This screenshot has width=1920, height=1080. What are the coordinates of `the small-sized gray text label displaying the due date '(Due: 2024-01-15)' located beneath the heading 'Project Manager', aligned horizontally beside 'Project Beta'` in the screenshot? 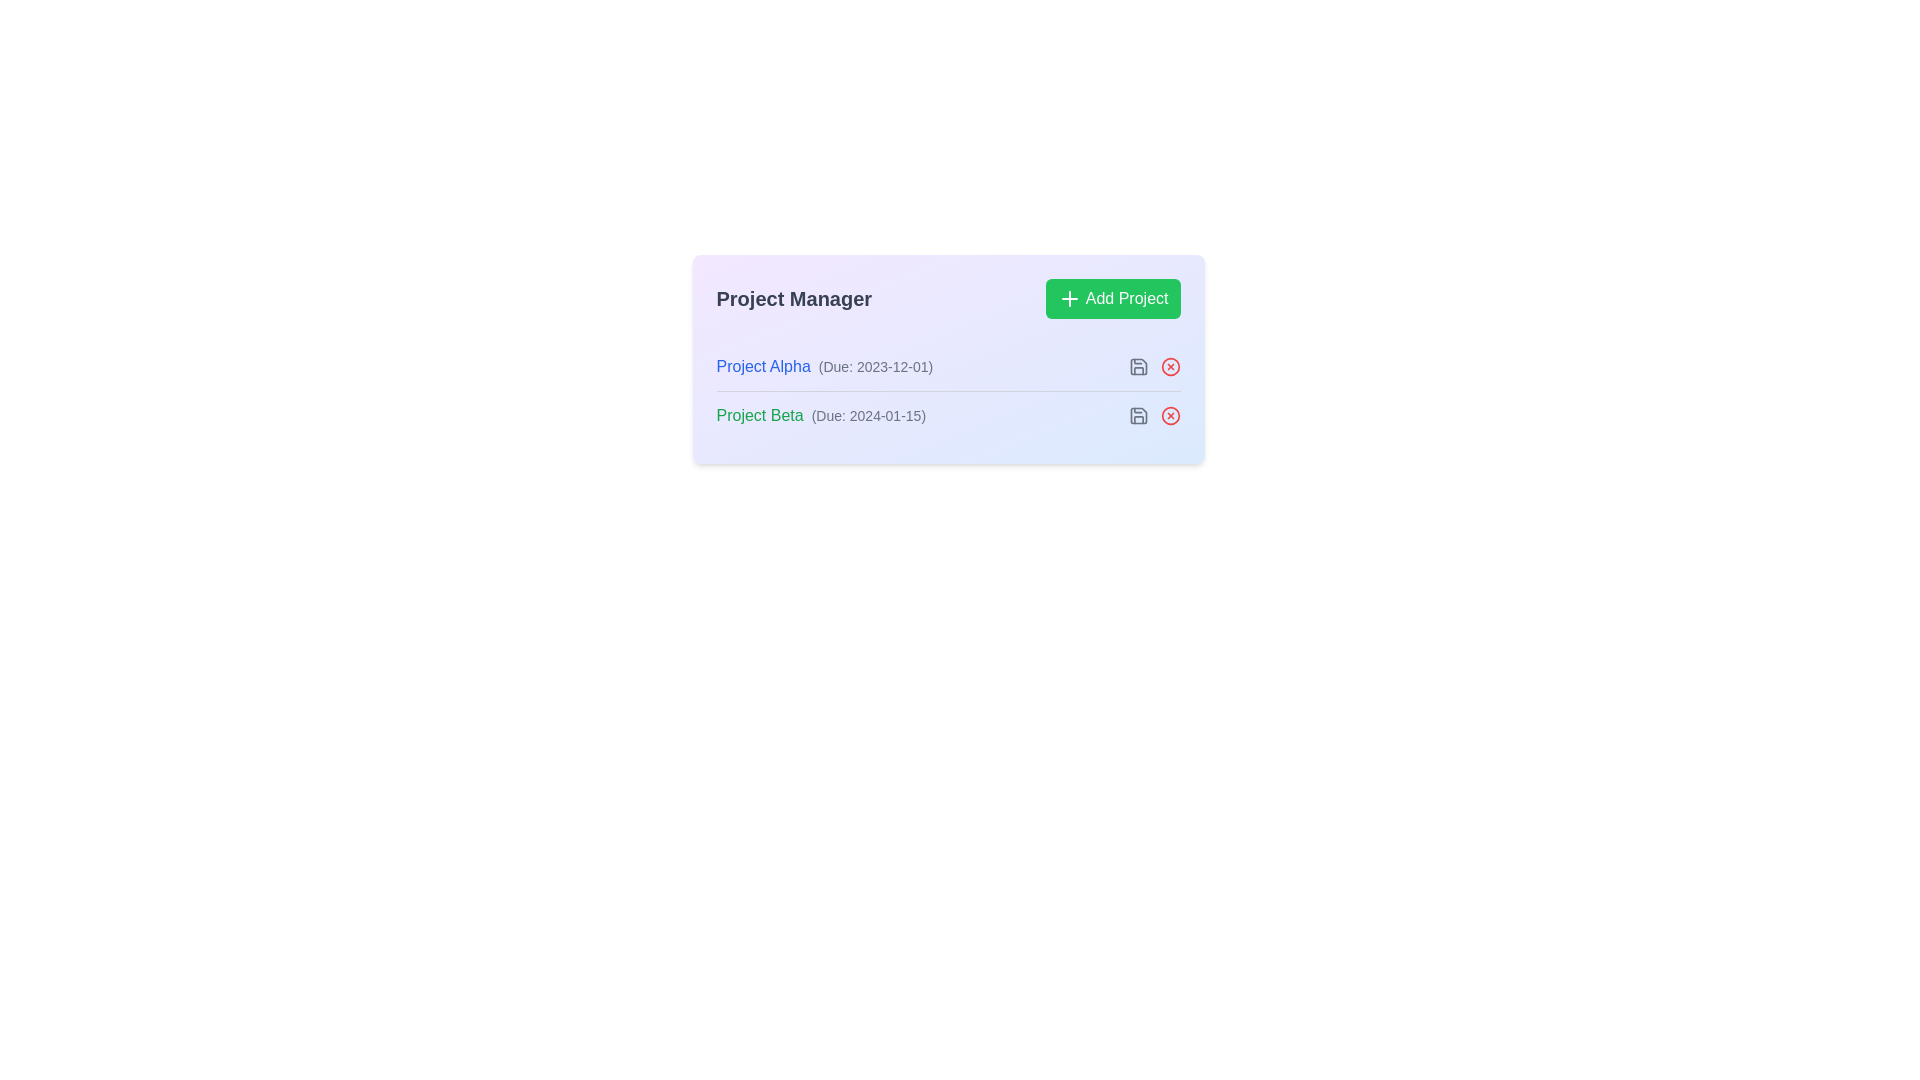 It's located at (868, 415).